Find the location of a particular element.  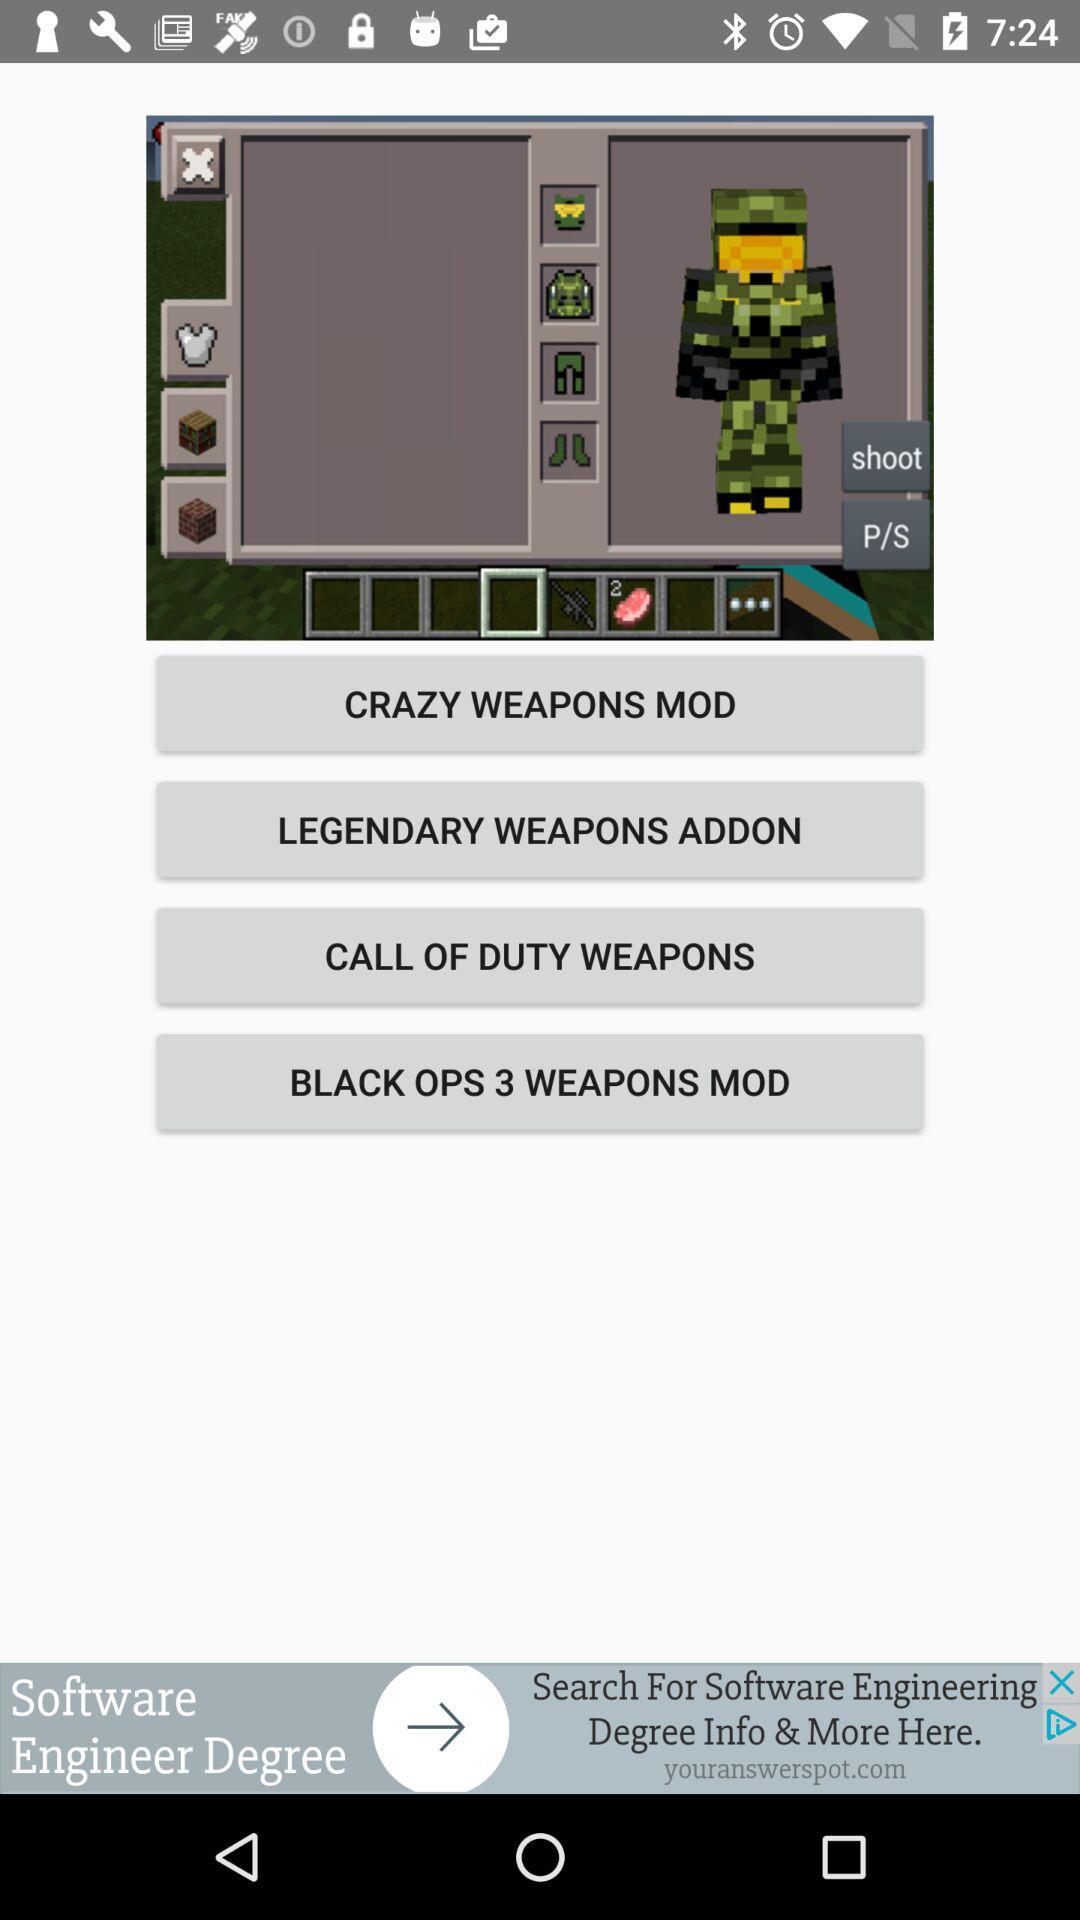

open advertisement is located at coordinates (540, 1727).